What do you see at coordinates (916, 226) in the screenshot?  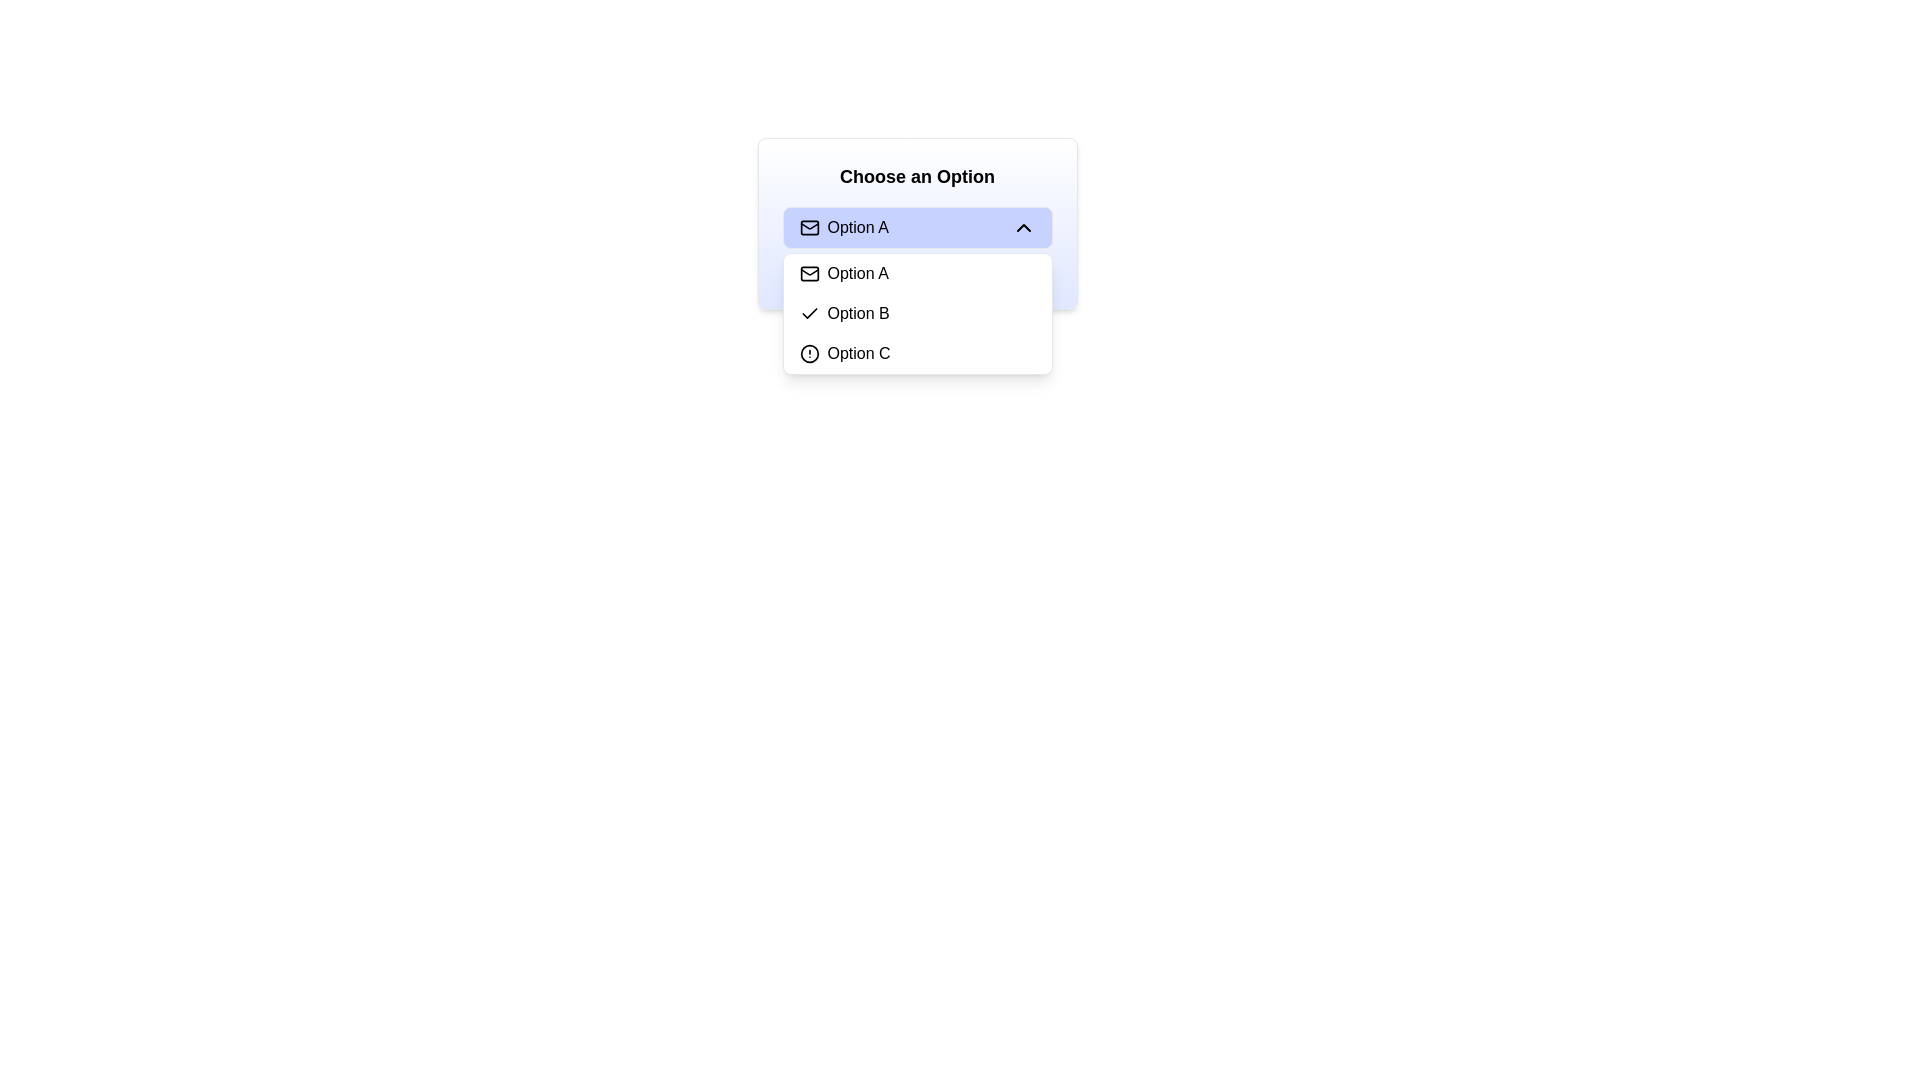 I see `the dropdown selector with a light purple background and black icons` at bounding box center [916, 226].